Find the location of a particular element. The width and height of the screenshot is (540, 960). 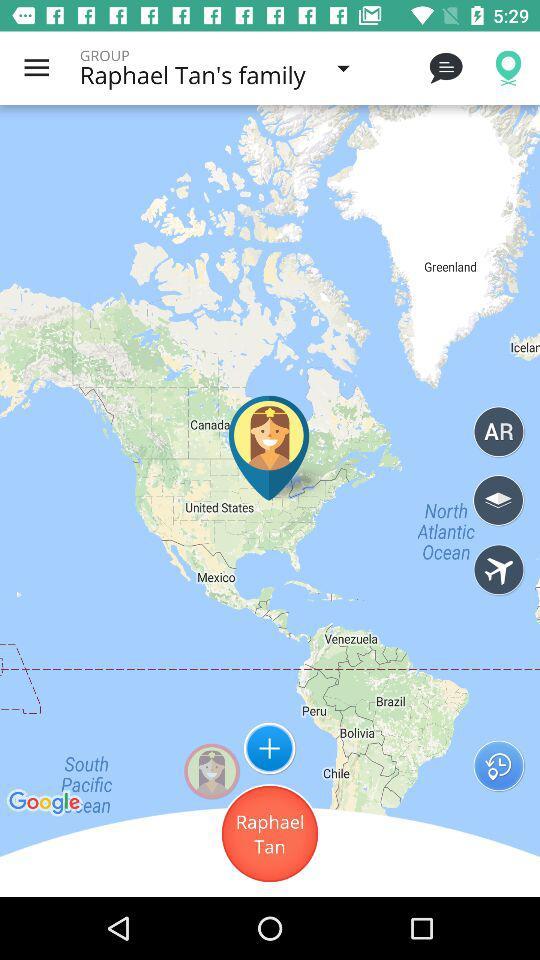

the button below is located at coordinates (270, 834).